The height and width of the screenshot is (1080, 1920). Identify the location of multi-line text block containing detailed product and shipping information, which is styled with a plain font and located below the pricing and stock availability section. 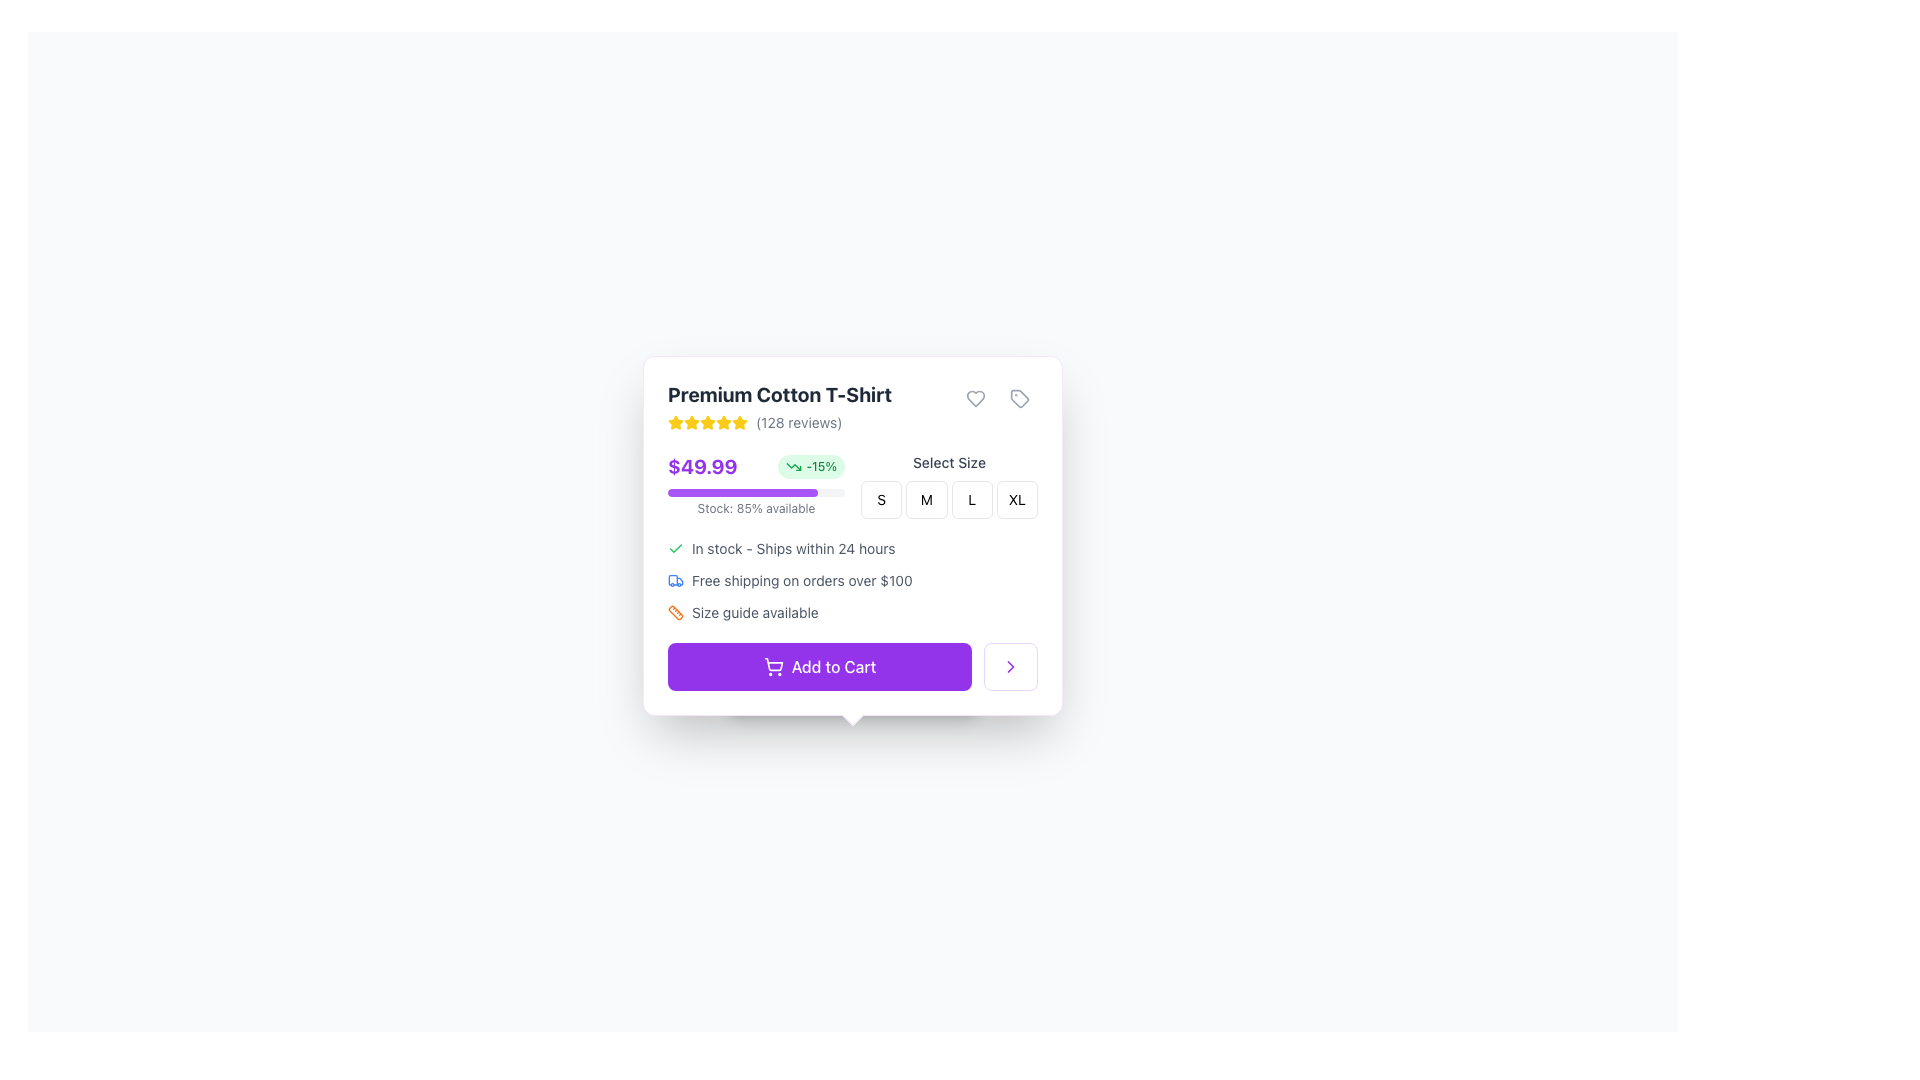
(853, 571).